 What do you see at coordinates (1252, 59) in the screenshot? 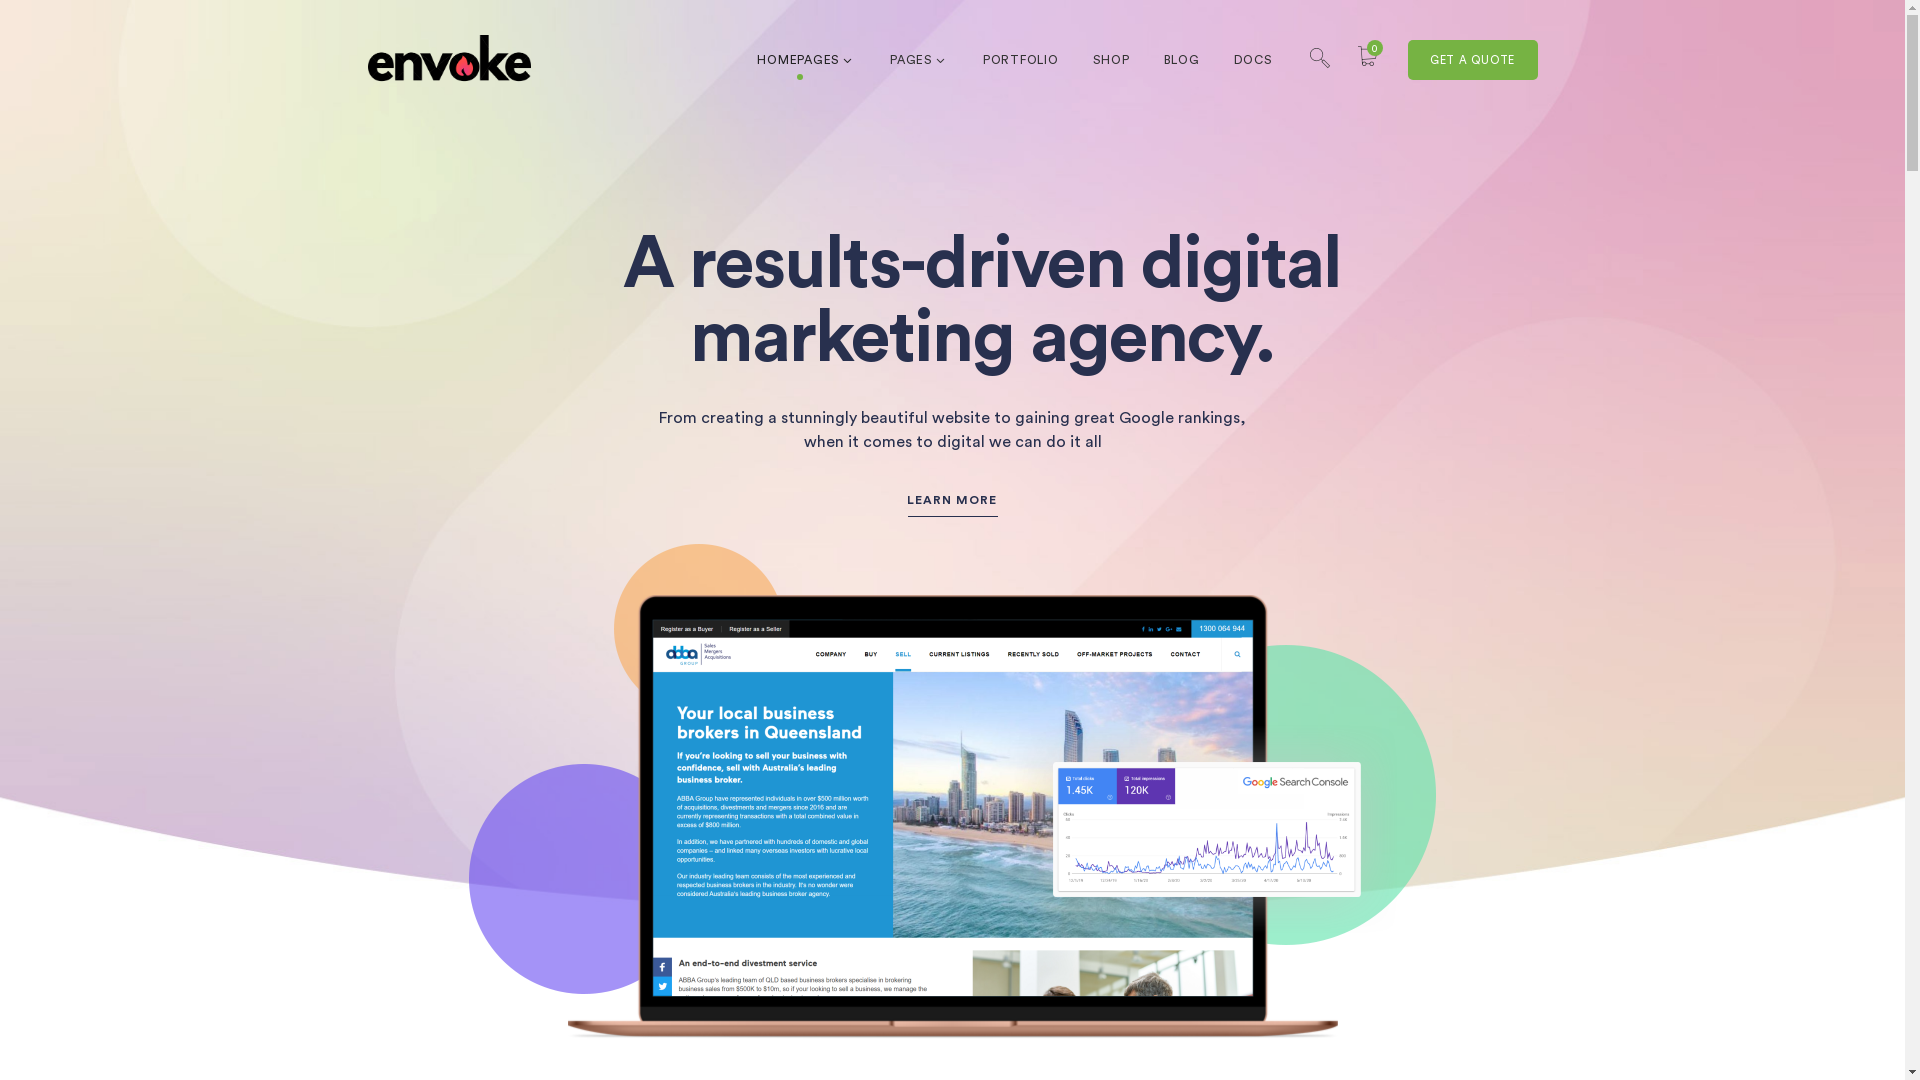
I see `'DOCS'` at bounding box center [1252, 59].